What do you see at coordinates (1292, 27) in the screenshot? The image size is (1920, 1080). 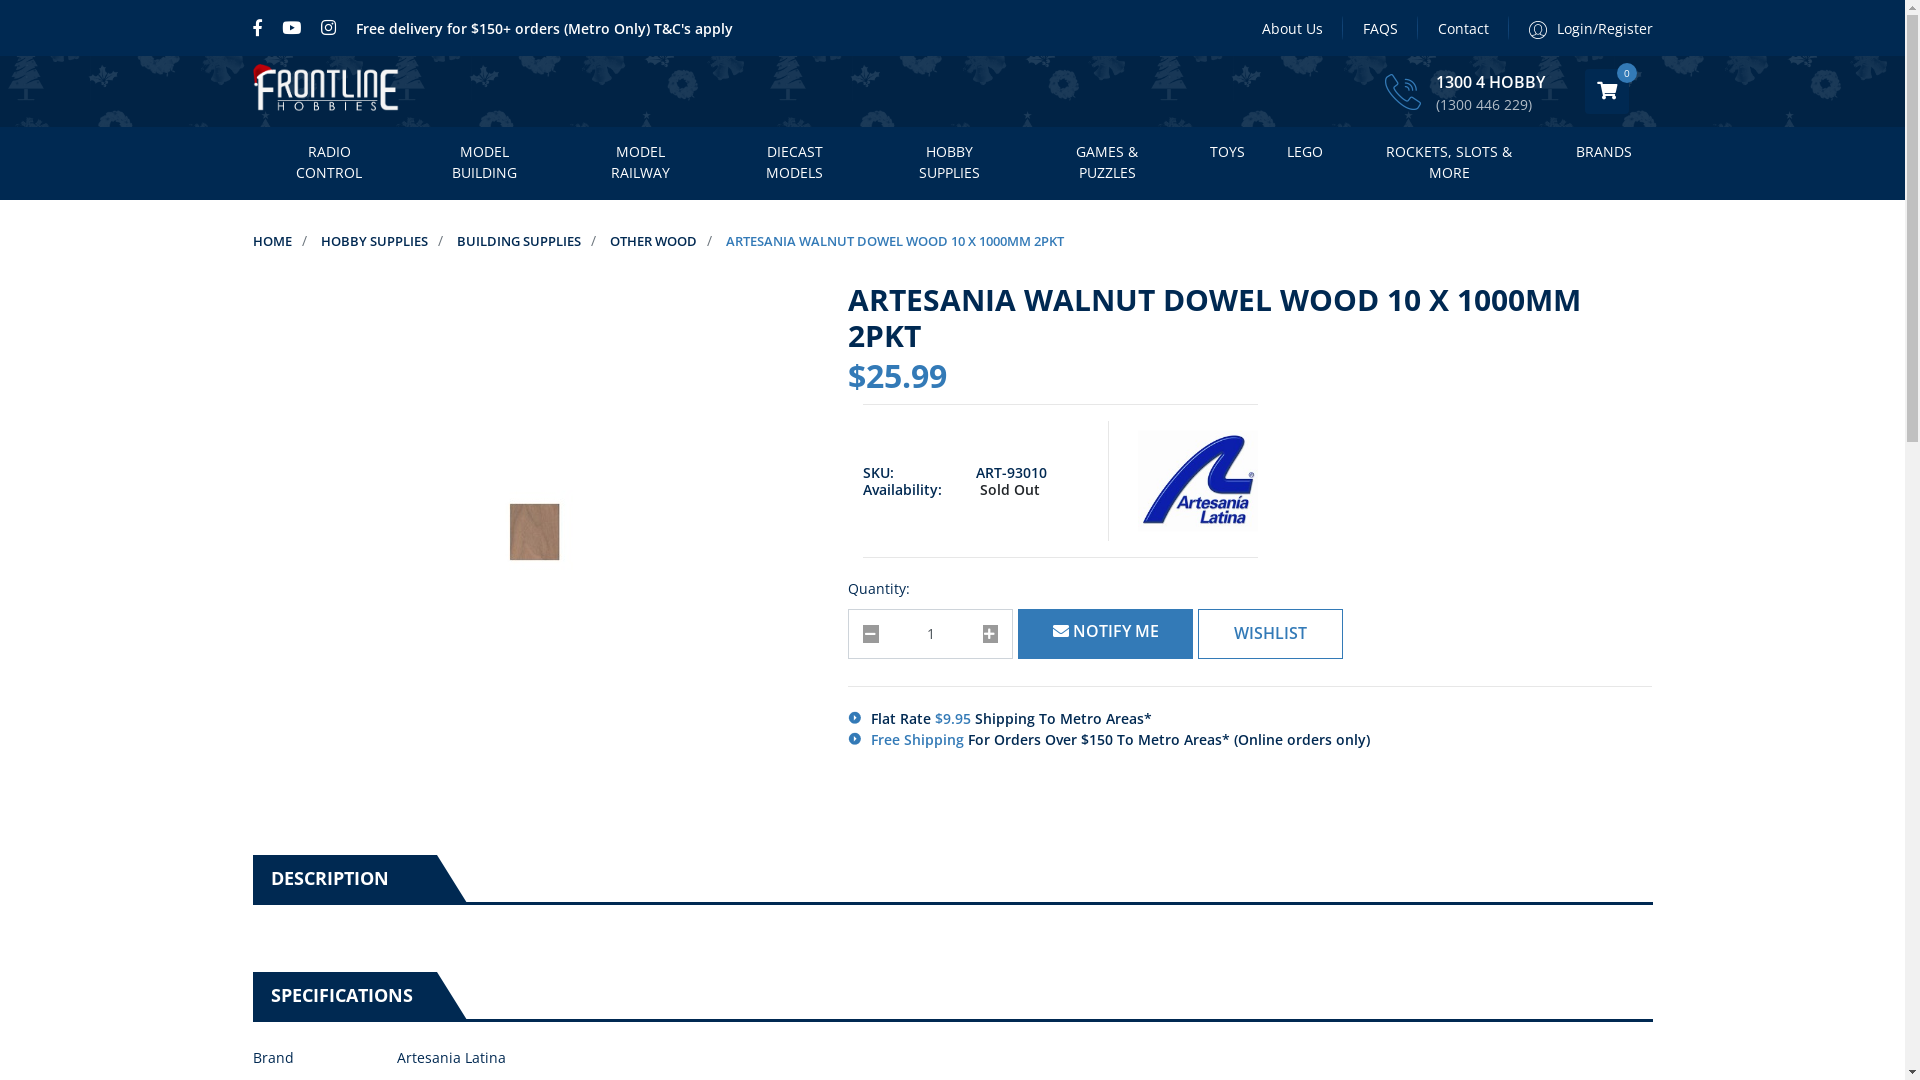 I see `'About Us'` at bounding box center [1292, 27].